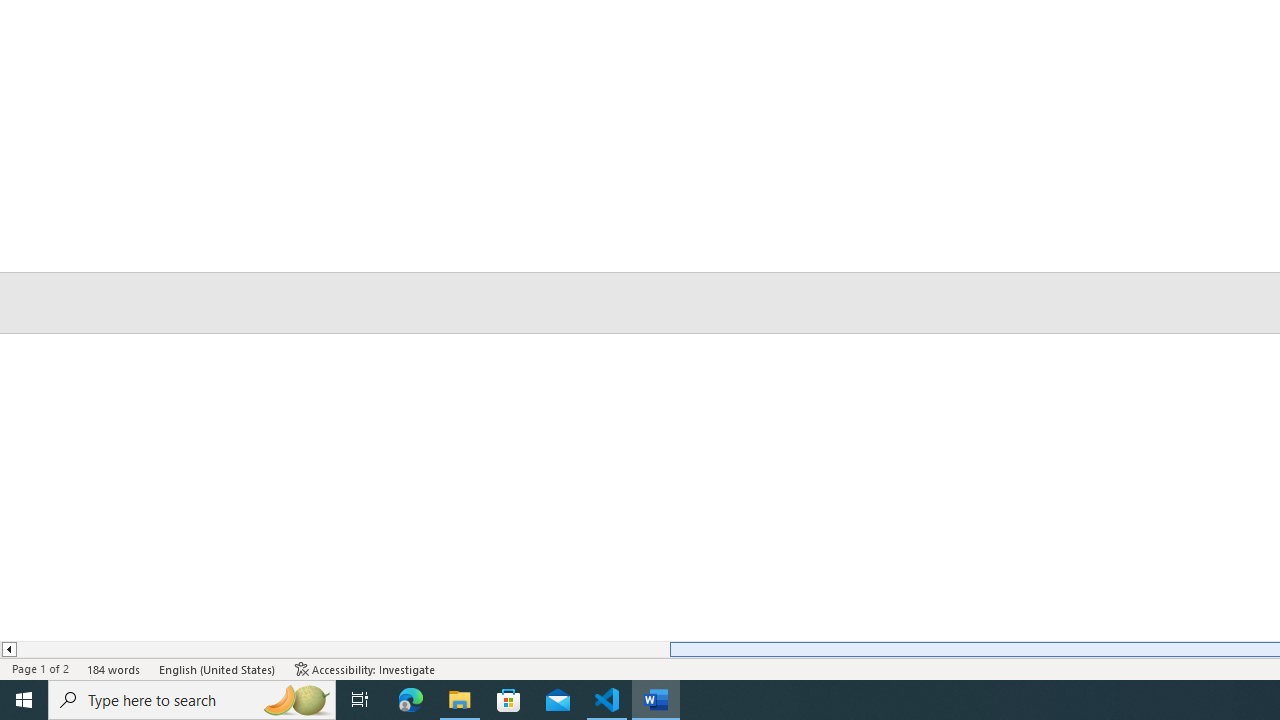  I want to click on 'Accessibility Checker Accessibility: Investigate', so click(365, 669).